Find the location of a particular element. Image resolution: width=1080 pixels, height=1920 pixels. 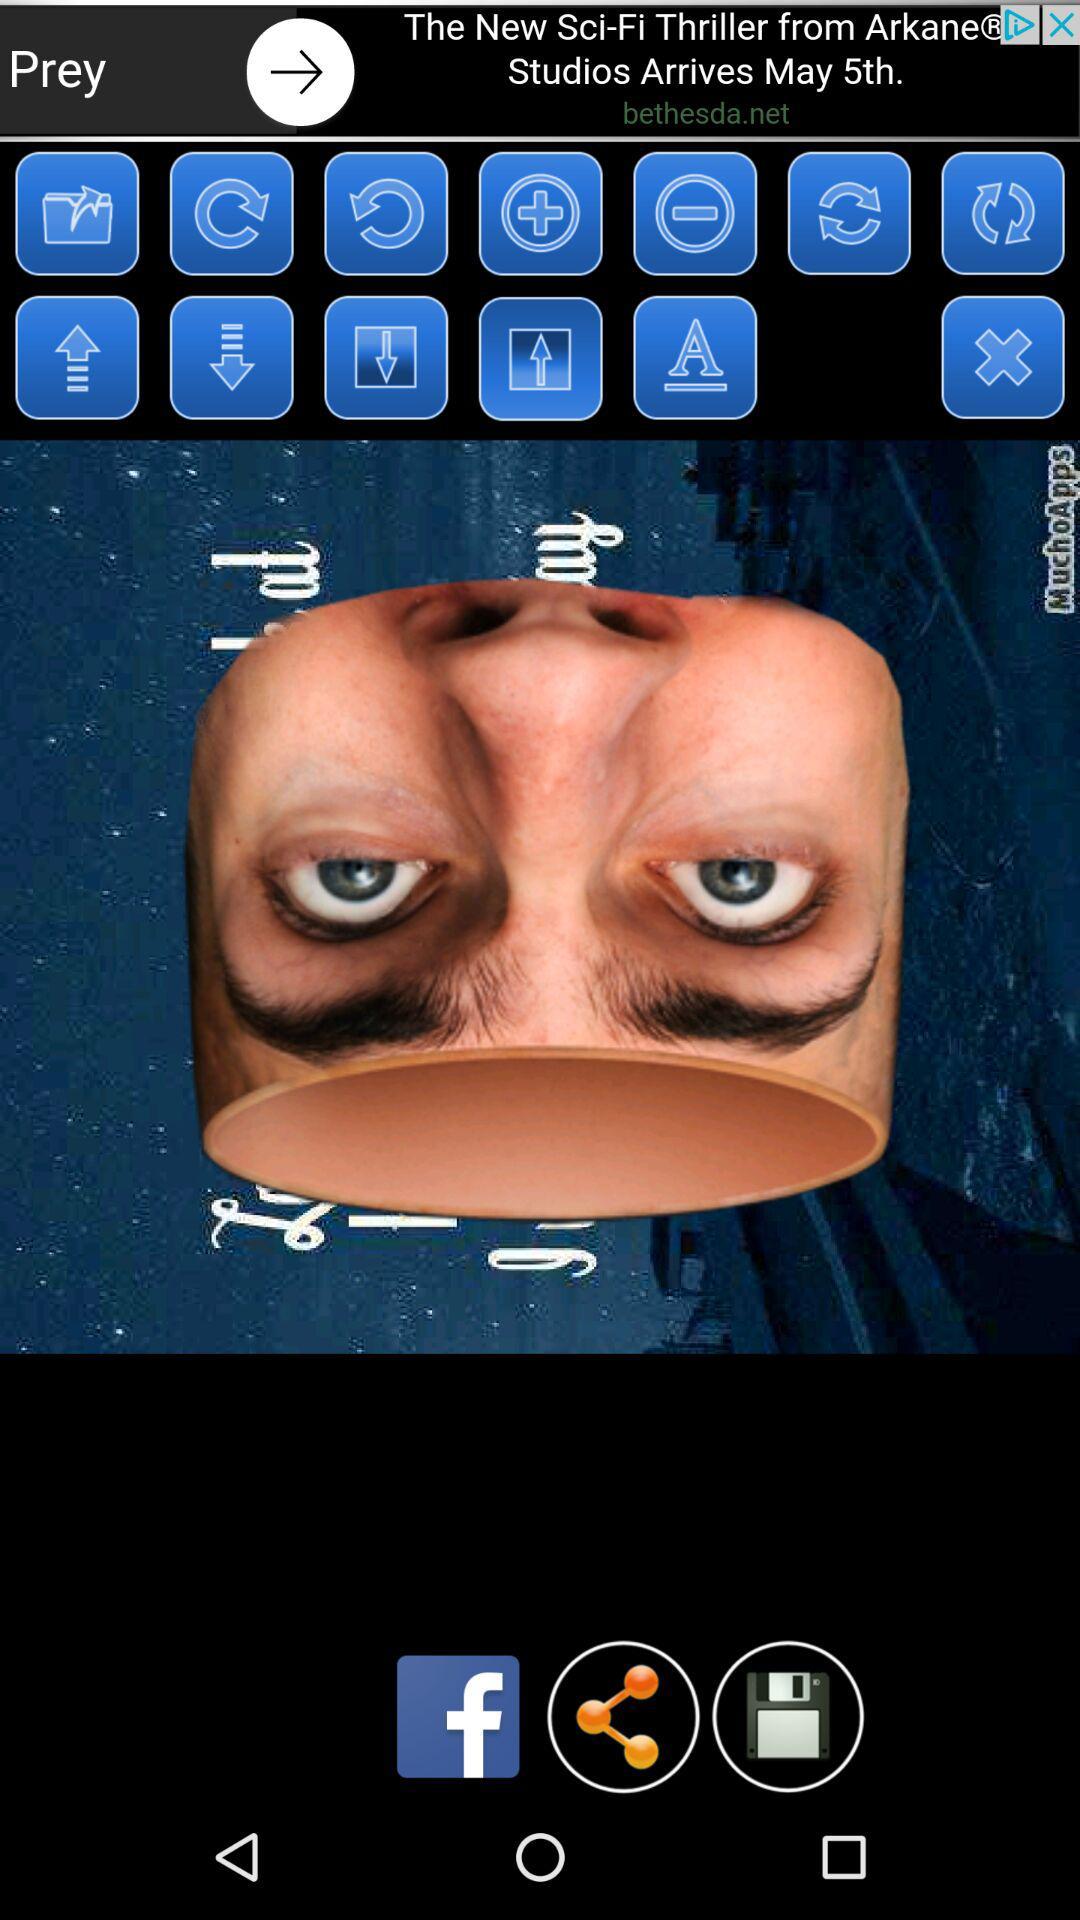

facebook widget is located at coordinates (458, 1715).